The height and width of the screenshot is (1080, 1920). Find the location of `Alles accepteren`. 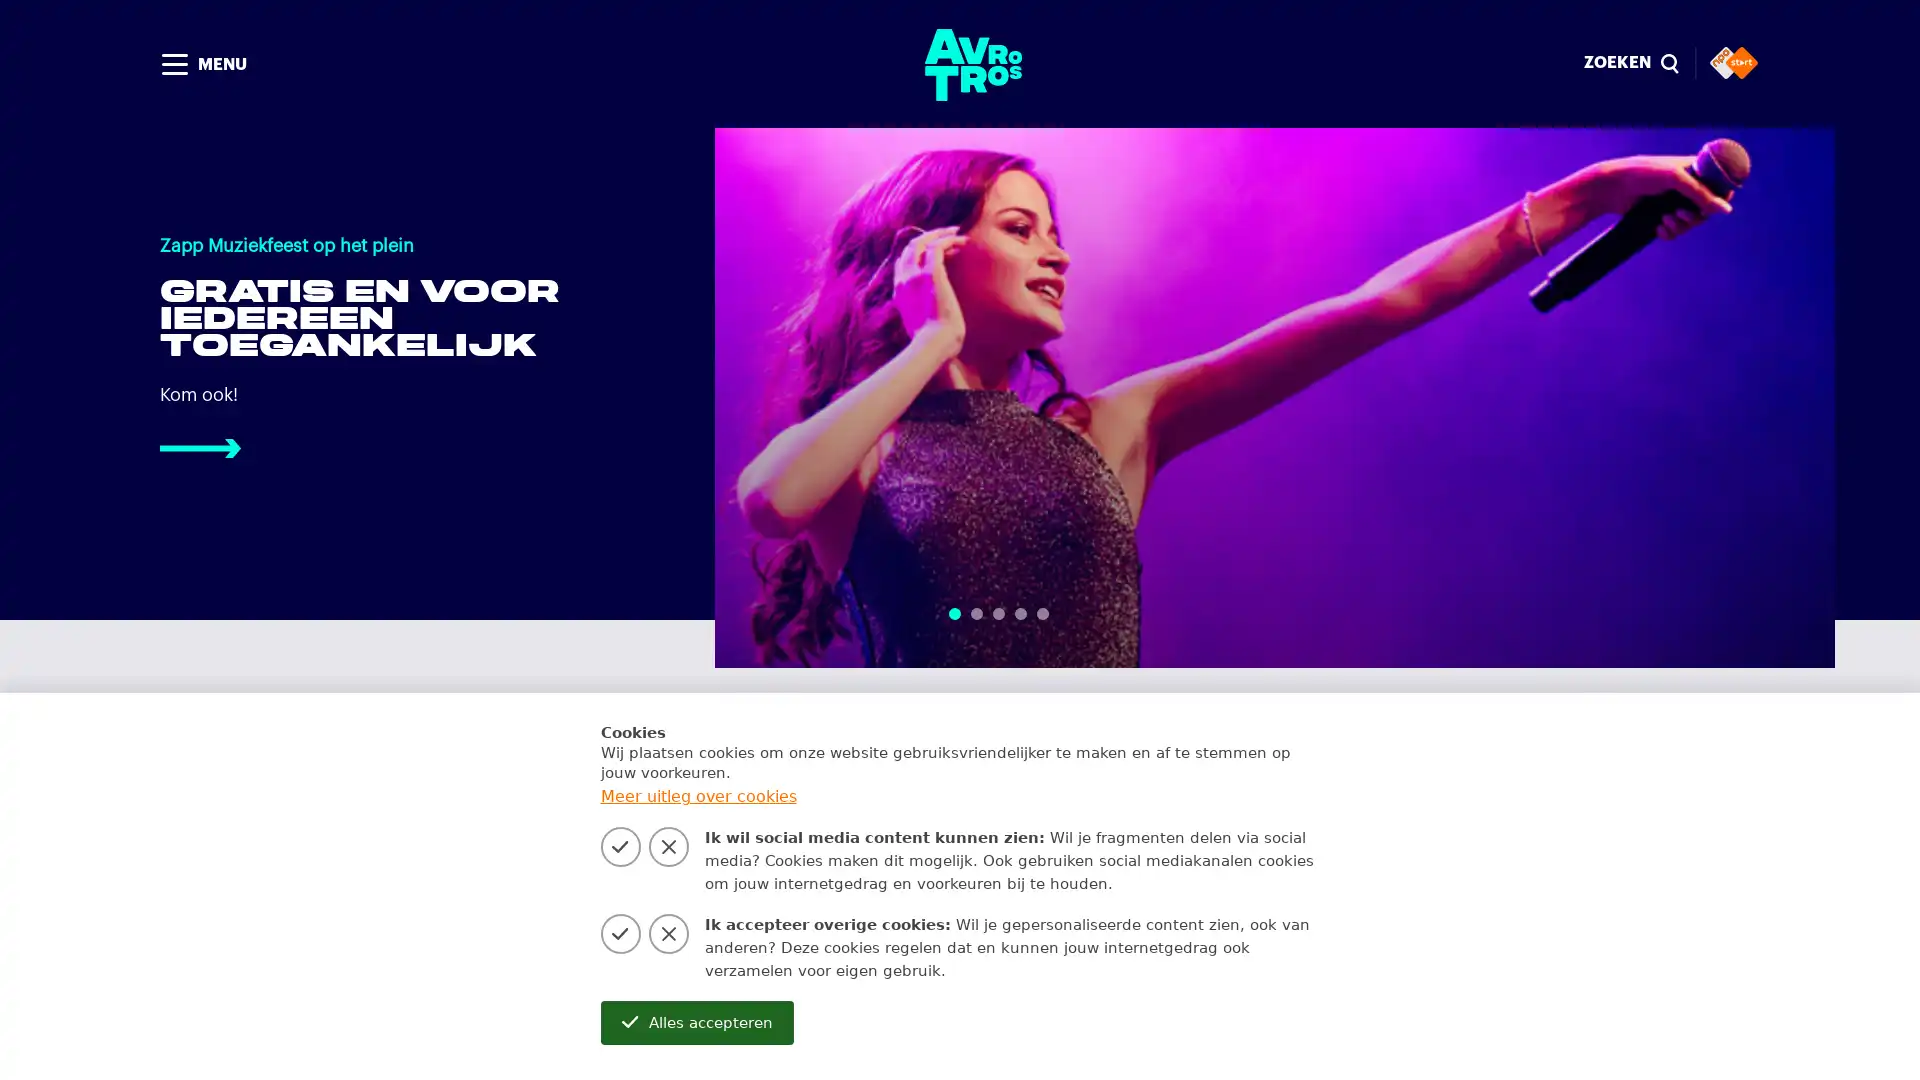

Alles accepteren is located at coordinates (696, 1022).